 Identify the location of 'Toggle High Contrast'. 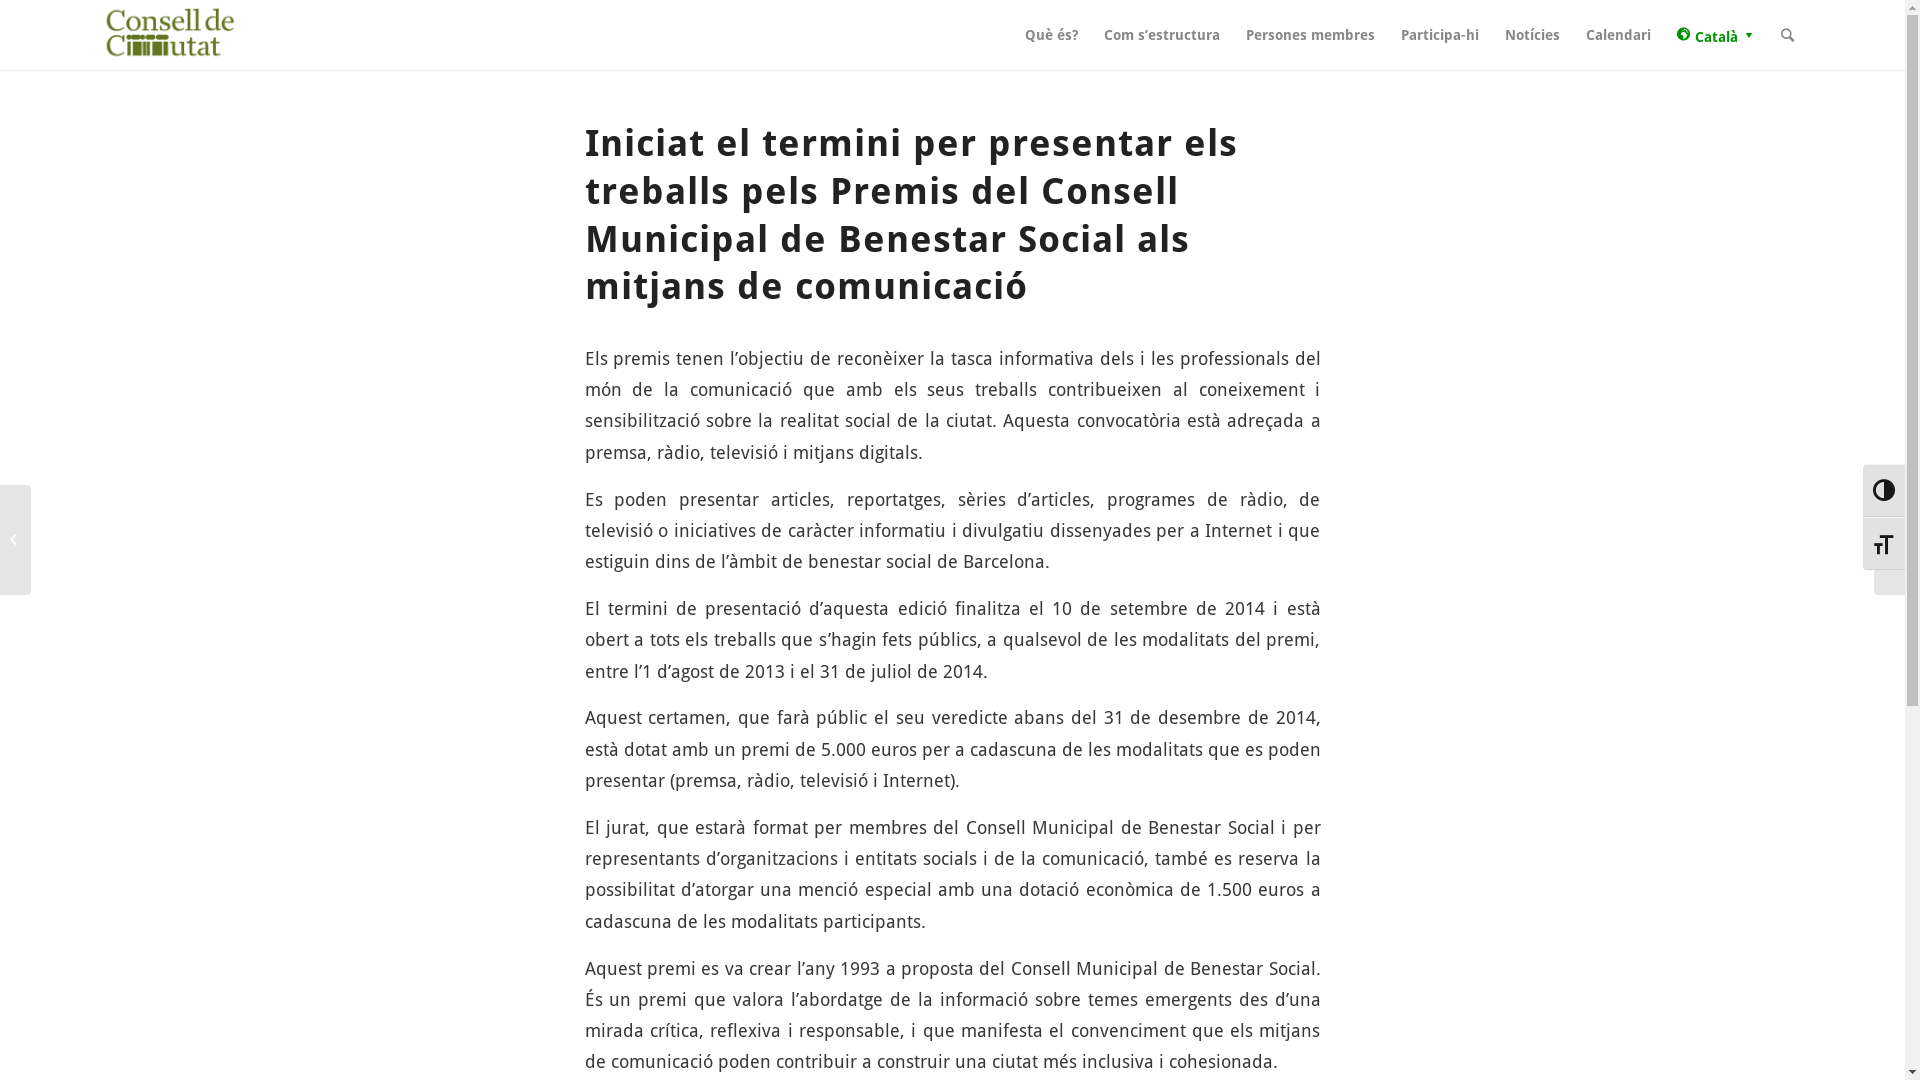
(1882, 490).